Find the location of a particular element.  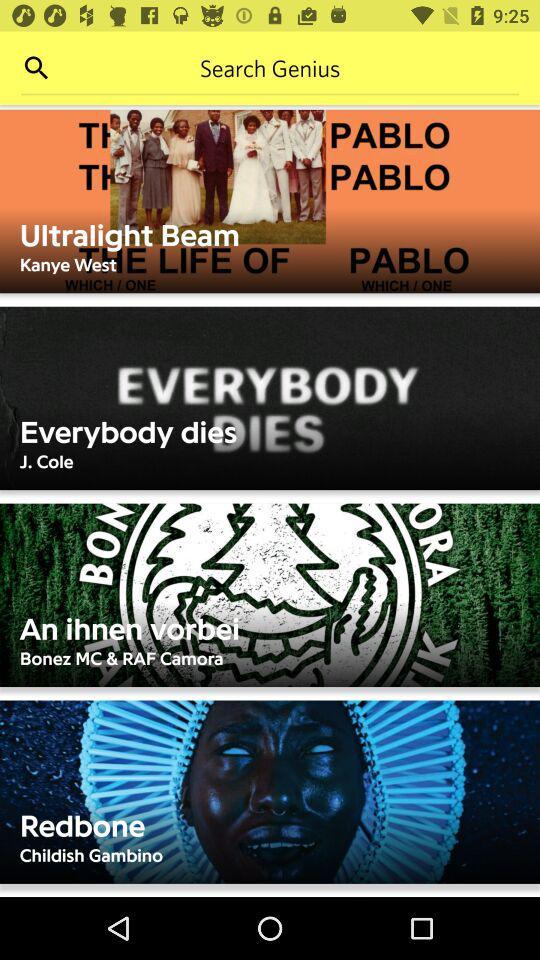

search site is located at coordinates (270, 68).